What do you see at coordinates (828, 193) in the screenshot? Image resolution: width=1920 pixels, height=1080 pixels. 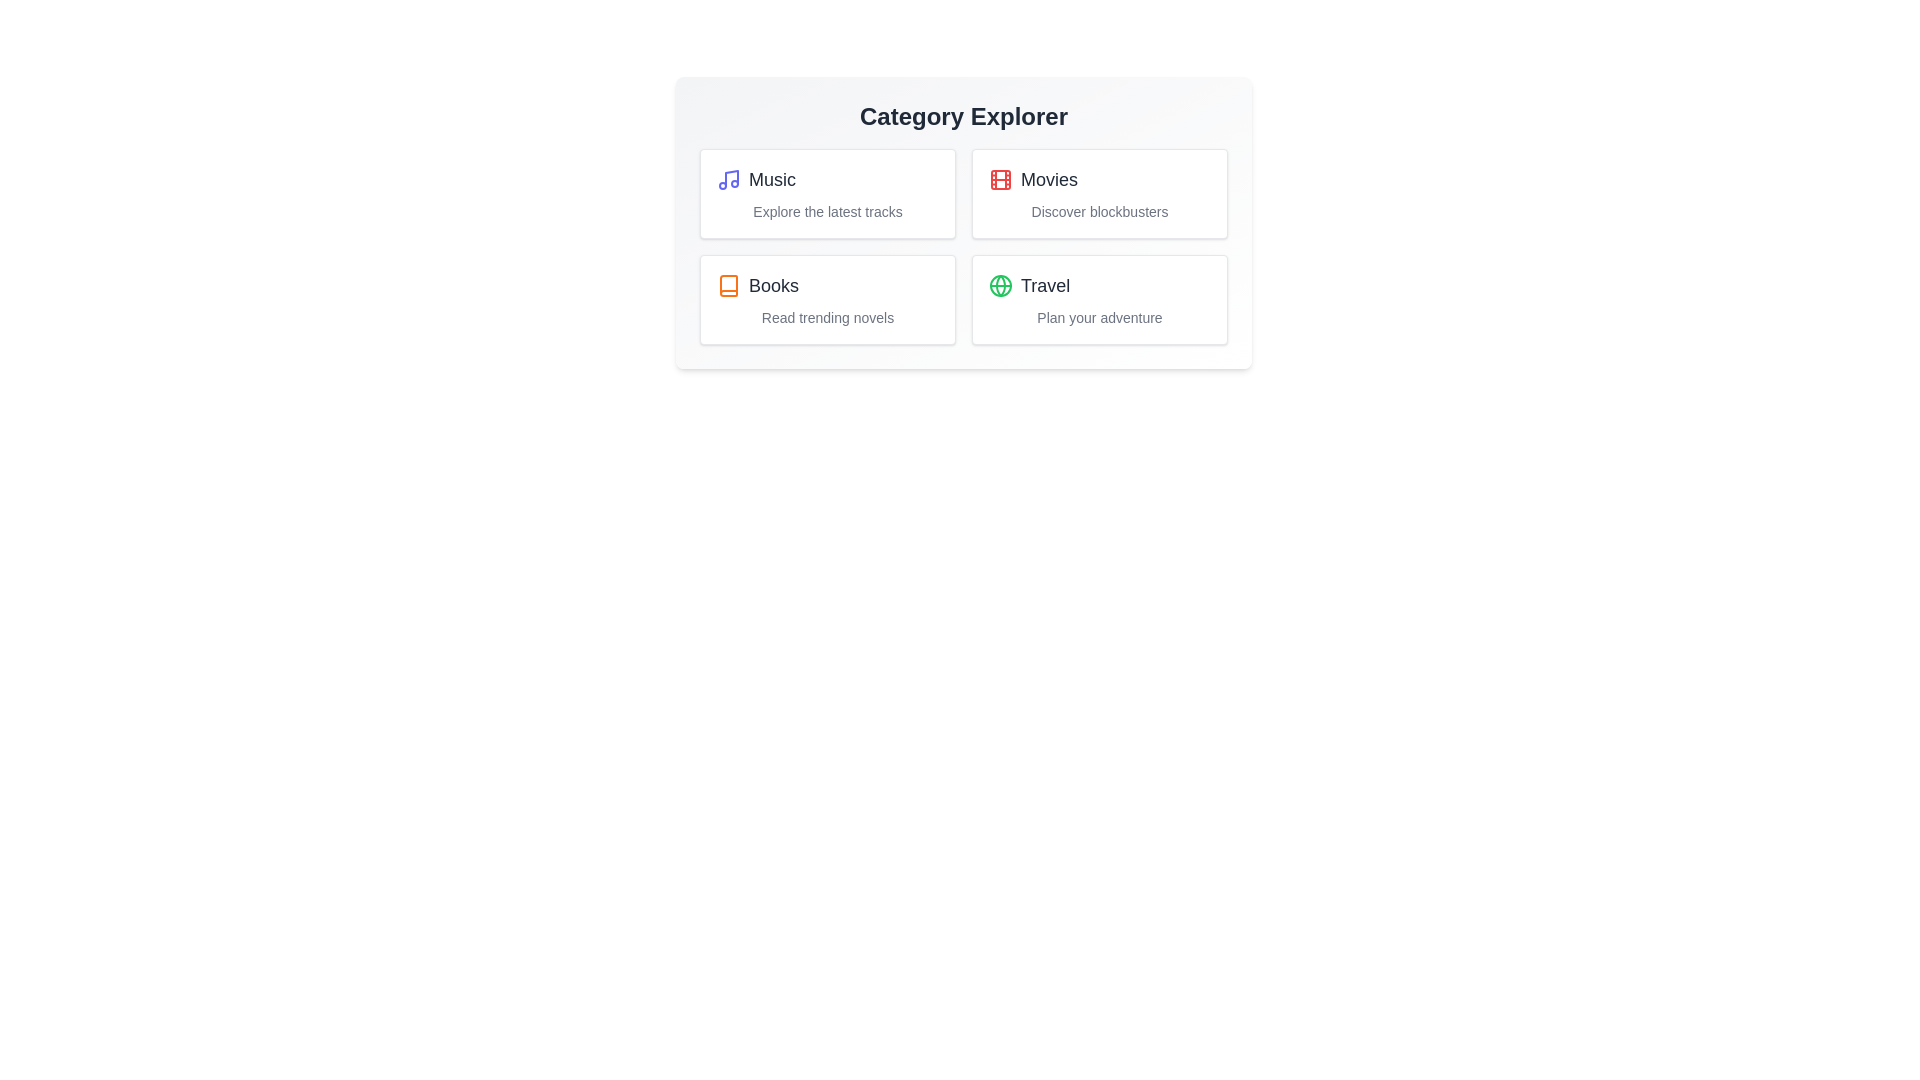 I see `the 'Music' category to select it` at bounding box center [828, 193].